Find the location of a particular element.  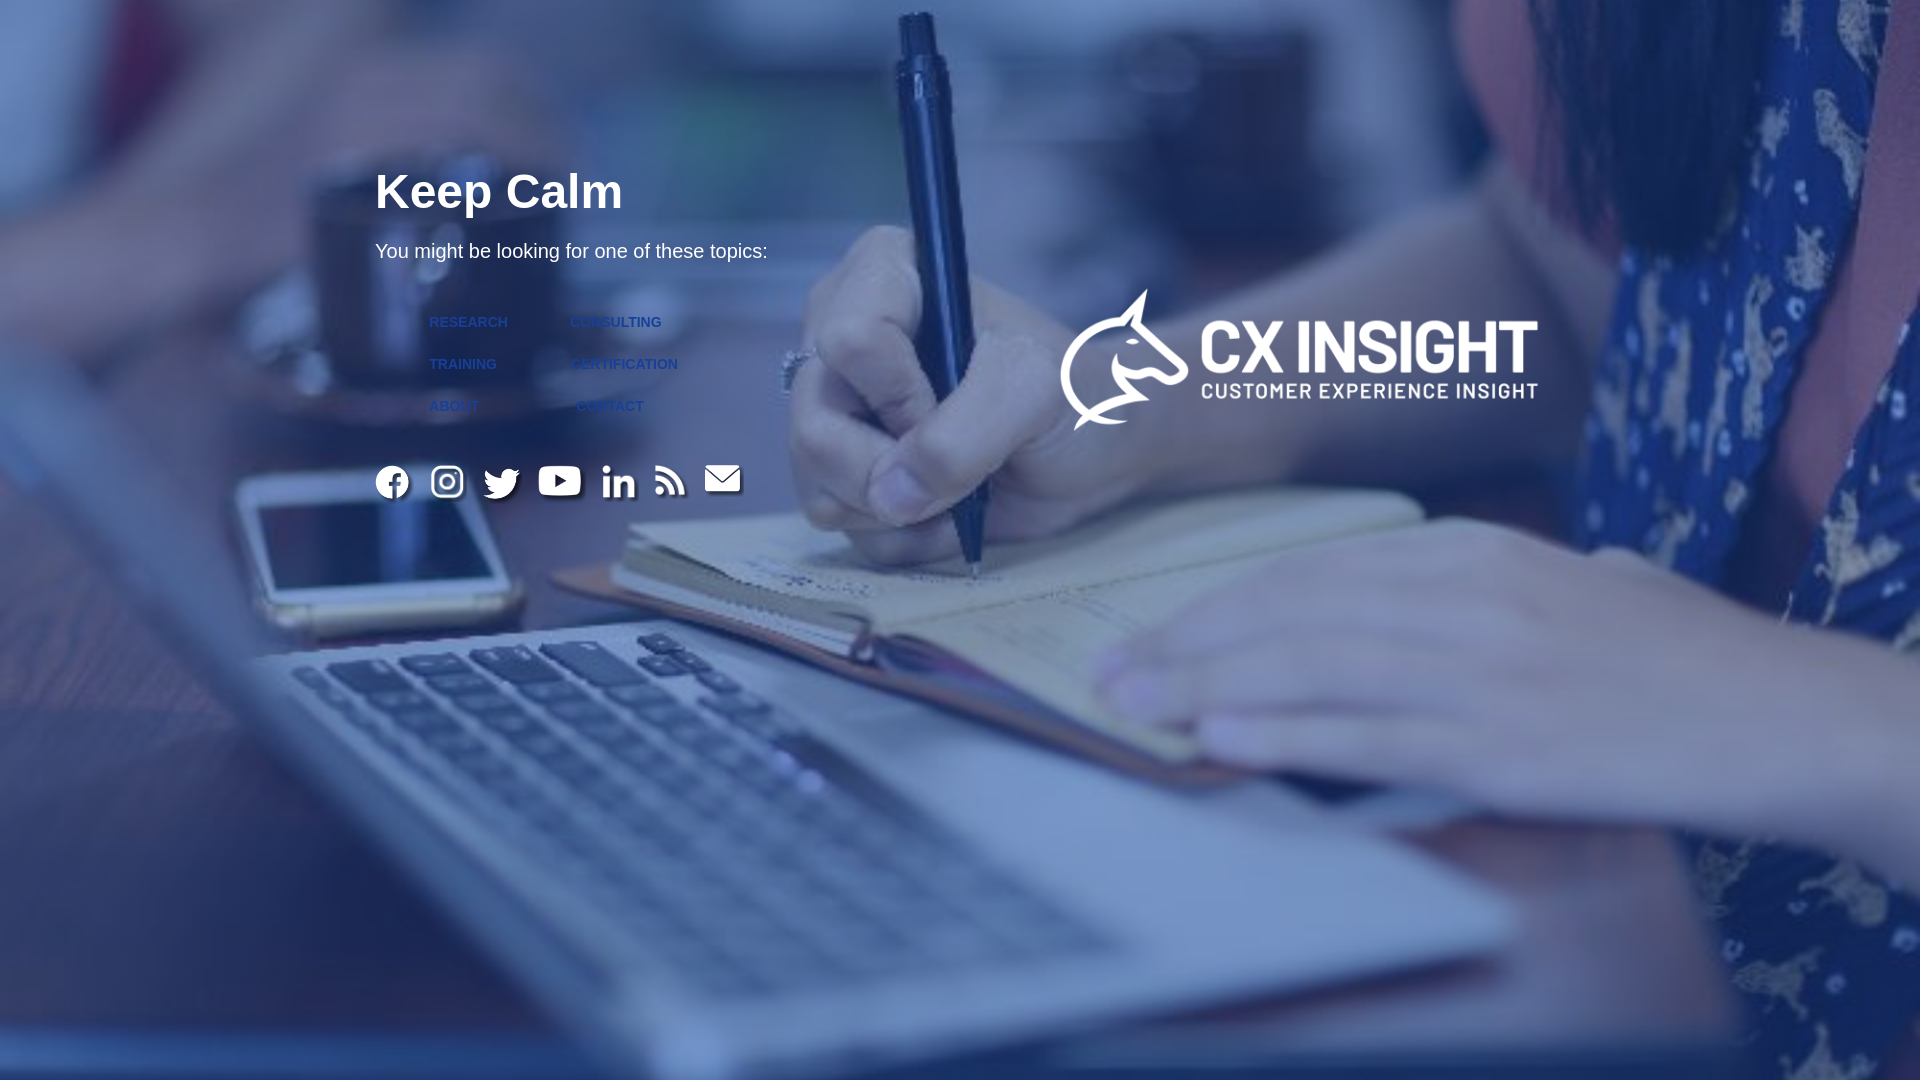

'TRAINING' is located at coordinates (461, 363).